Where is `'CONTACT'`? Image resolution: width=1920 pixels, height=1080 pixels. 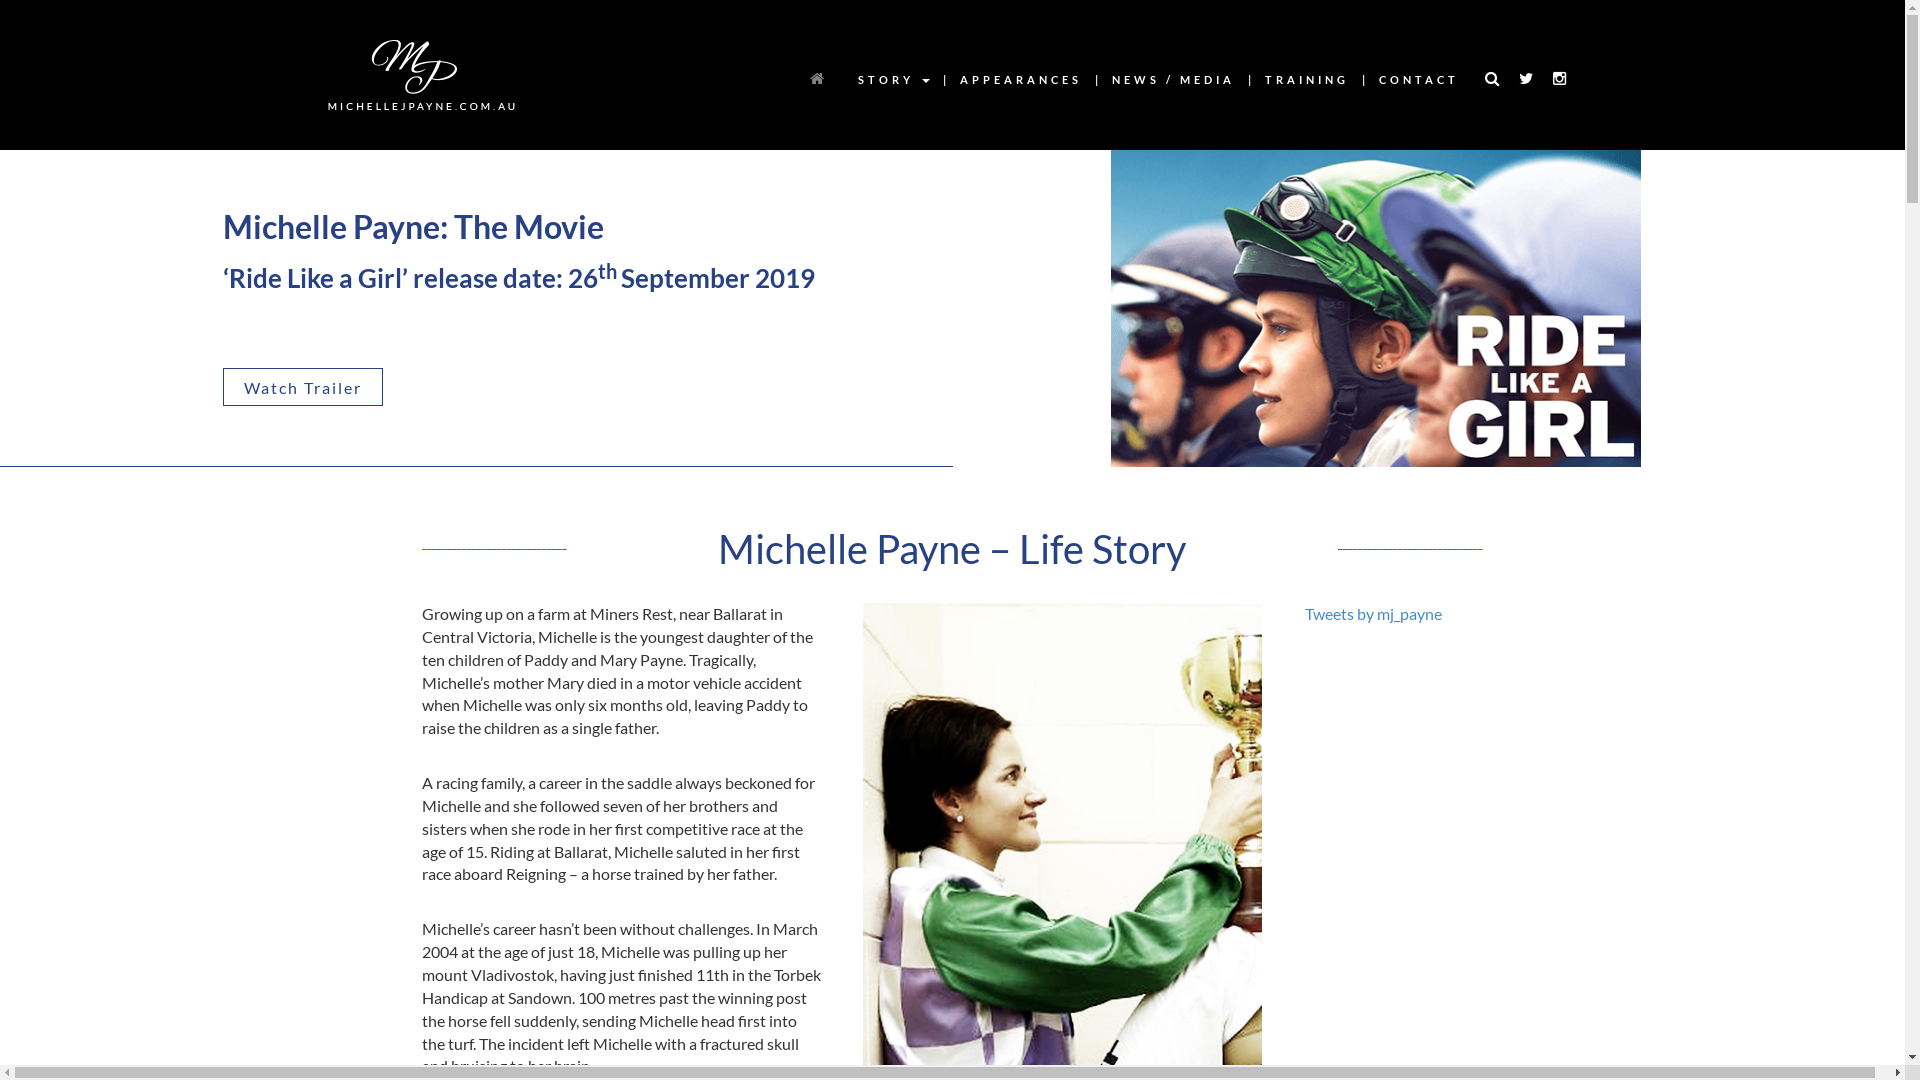 'CONTACT' is located at coordinates (1418, 79).